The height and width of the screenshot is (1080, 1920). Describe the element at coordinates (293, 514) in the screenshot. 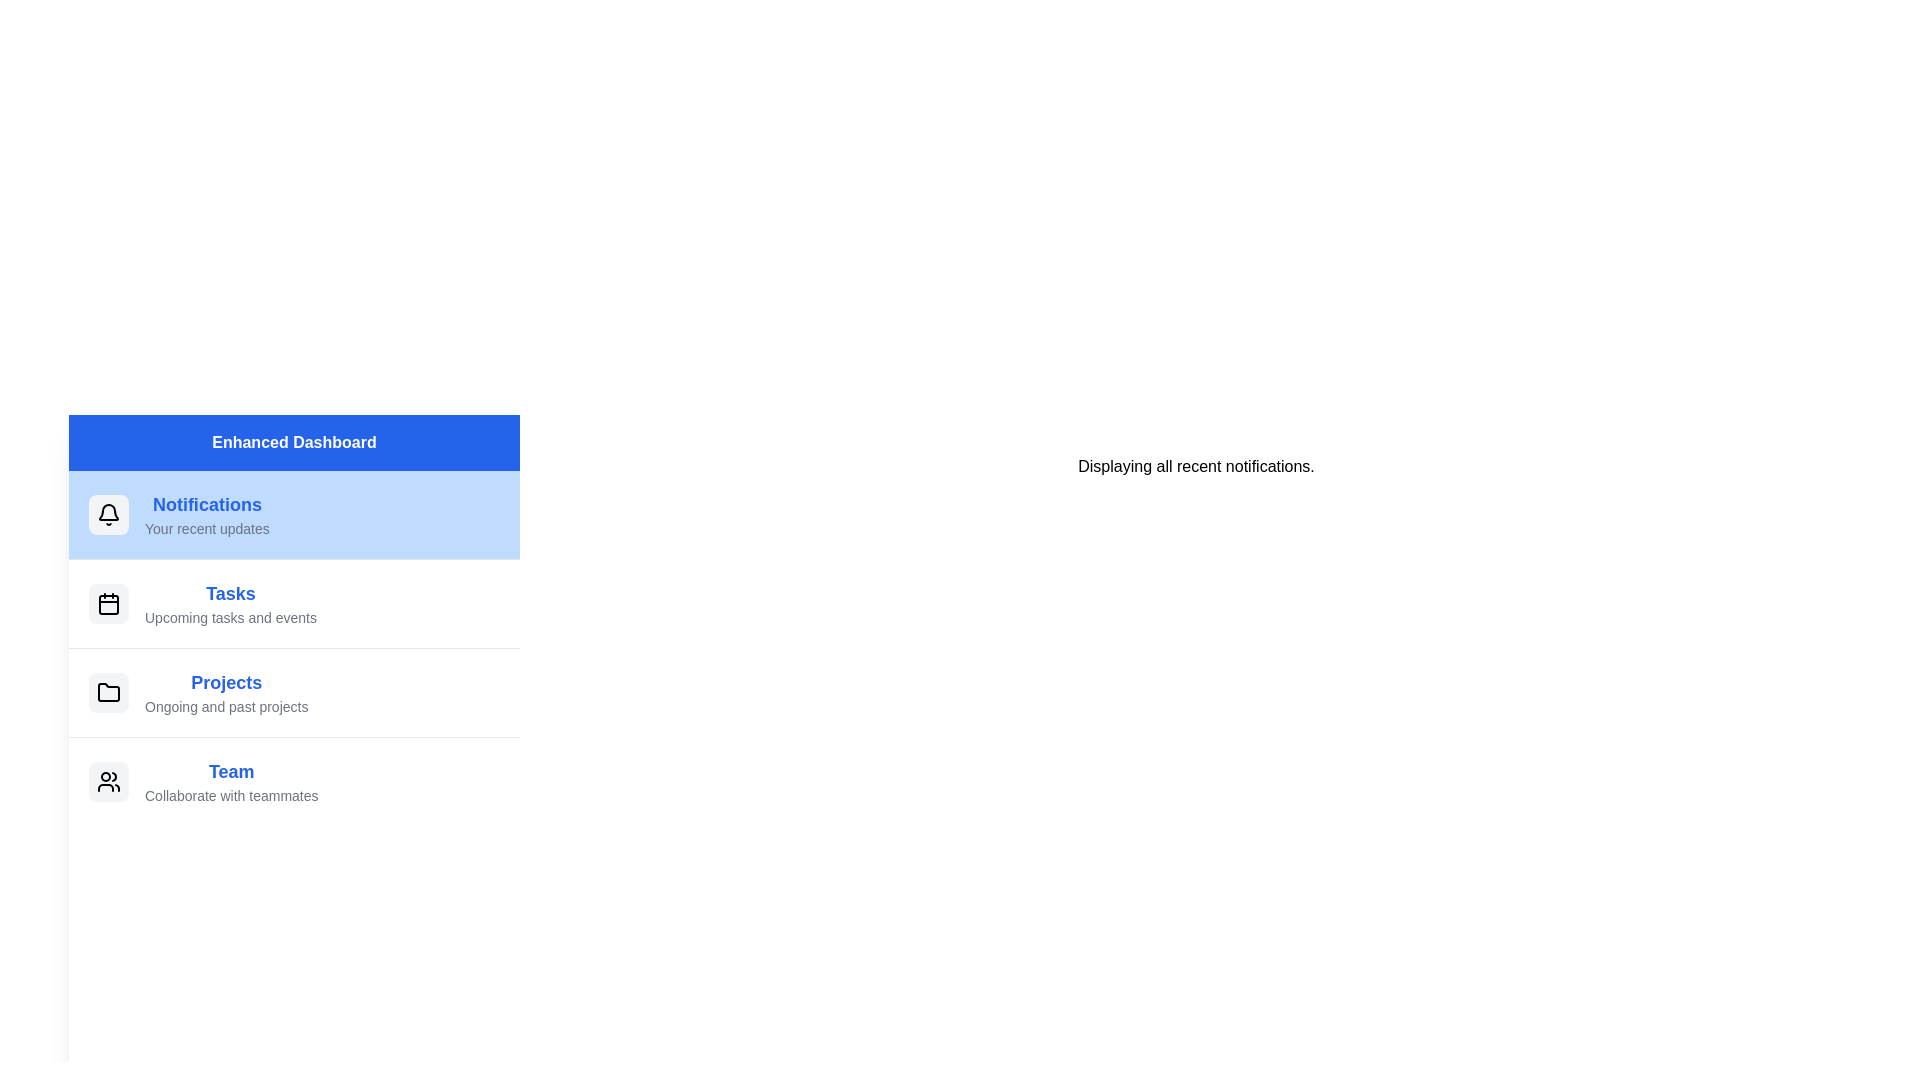

I see `the menu item labeled Notifications to observe its hover effect` at that location.